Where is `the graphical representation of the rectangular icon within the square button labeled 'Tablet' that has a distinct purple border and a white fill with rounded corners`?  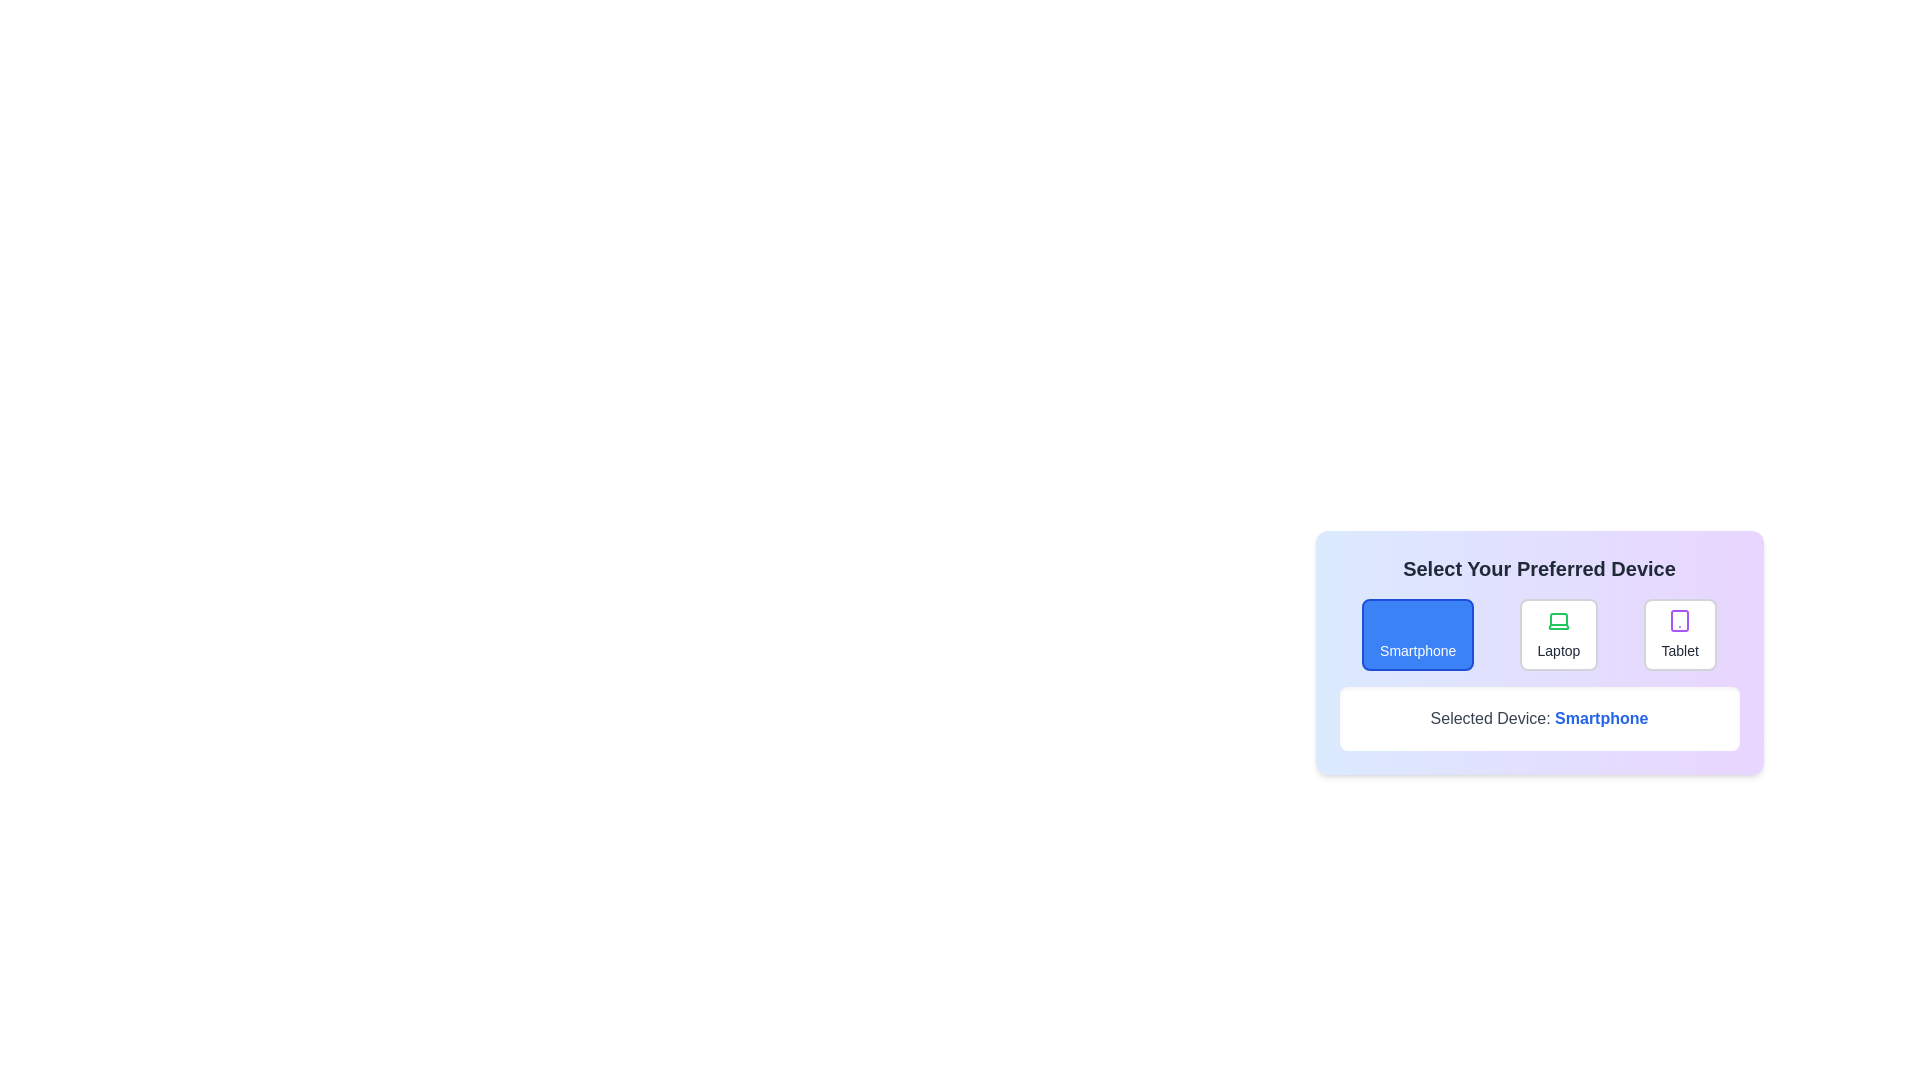
the graphical representation of the rectangular icon within the square button labeled 'Tablet' that has a distinct purple border and a white fill with rounded corners is located at coordinates (1680, 620).